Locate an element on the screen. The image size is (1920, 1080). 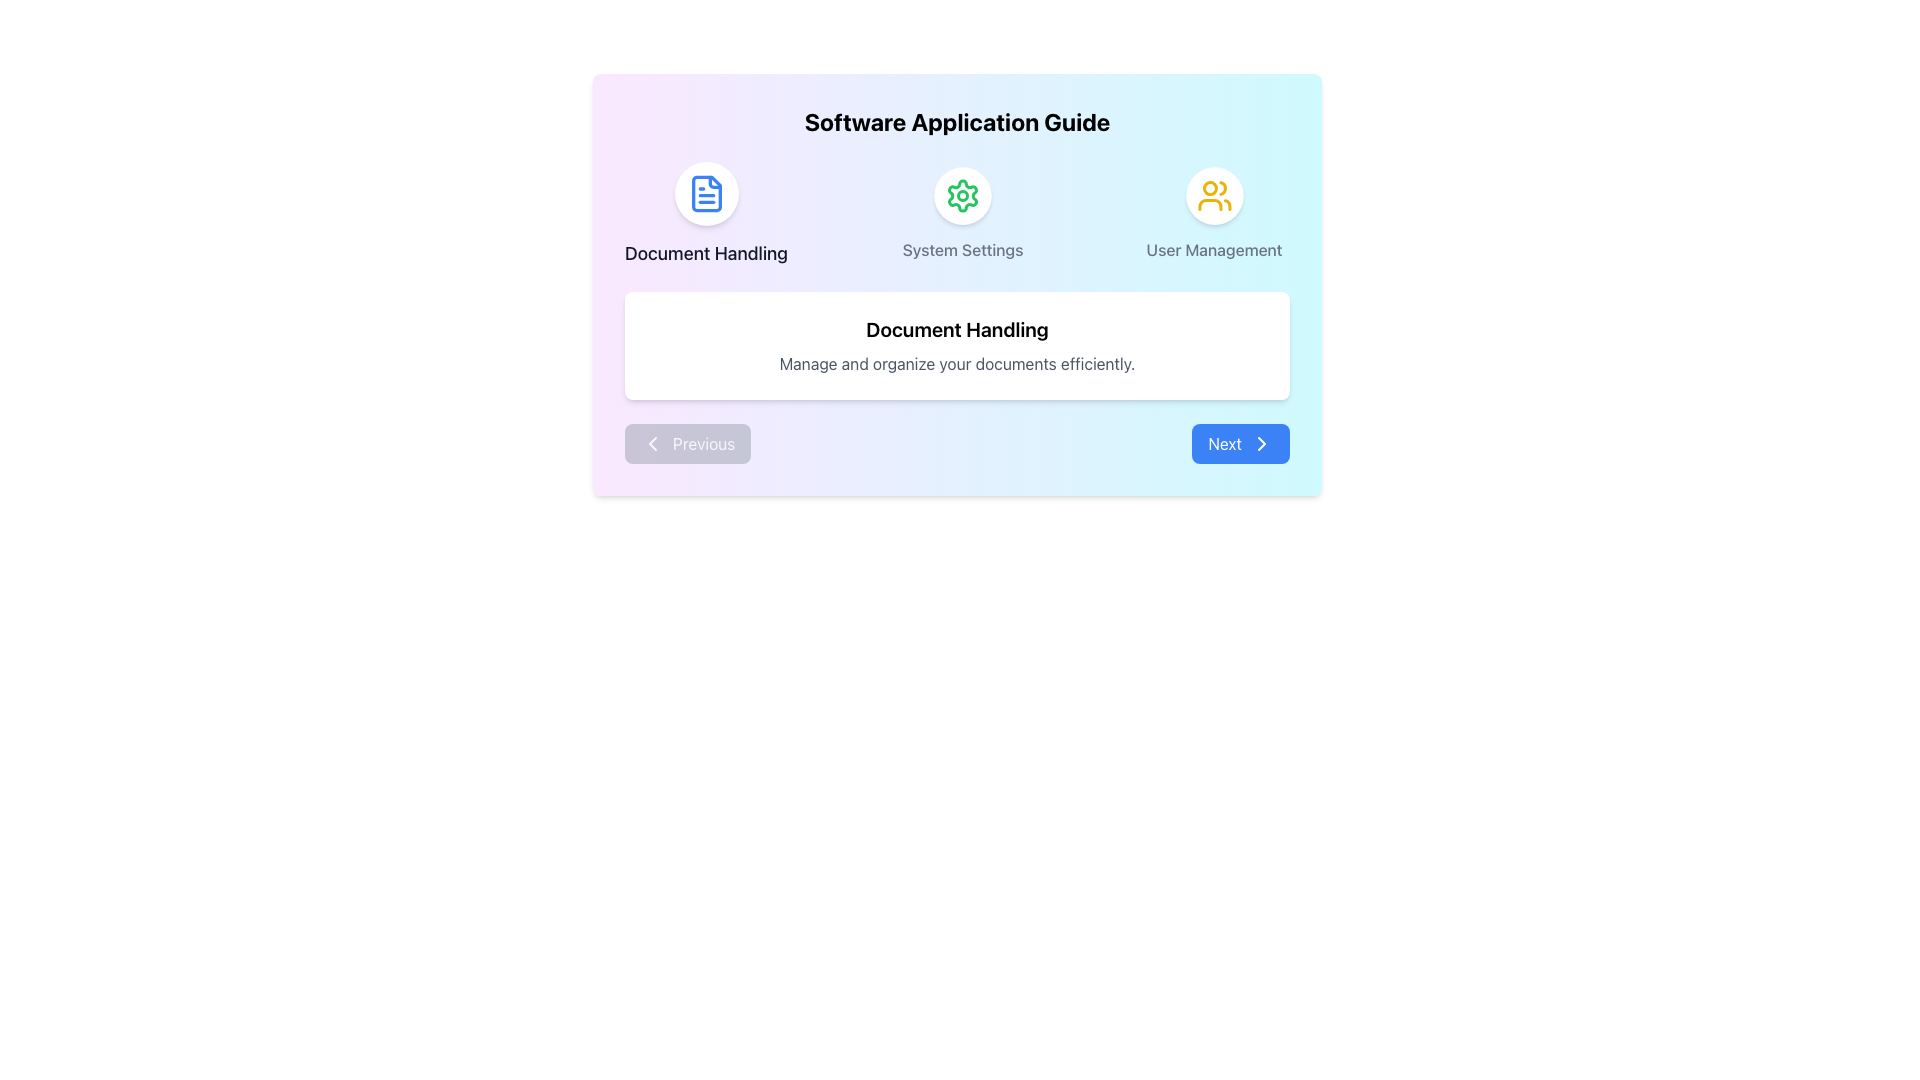
the left arrow icon inside the 'Previous' button is located at coordinates (652, 442).